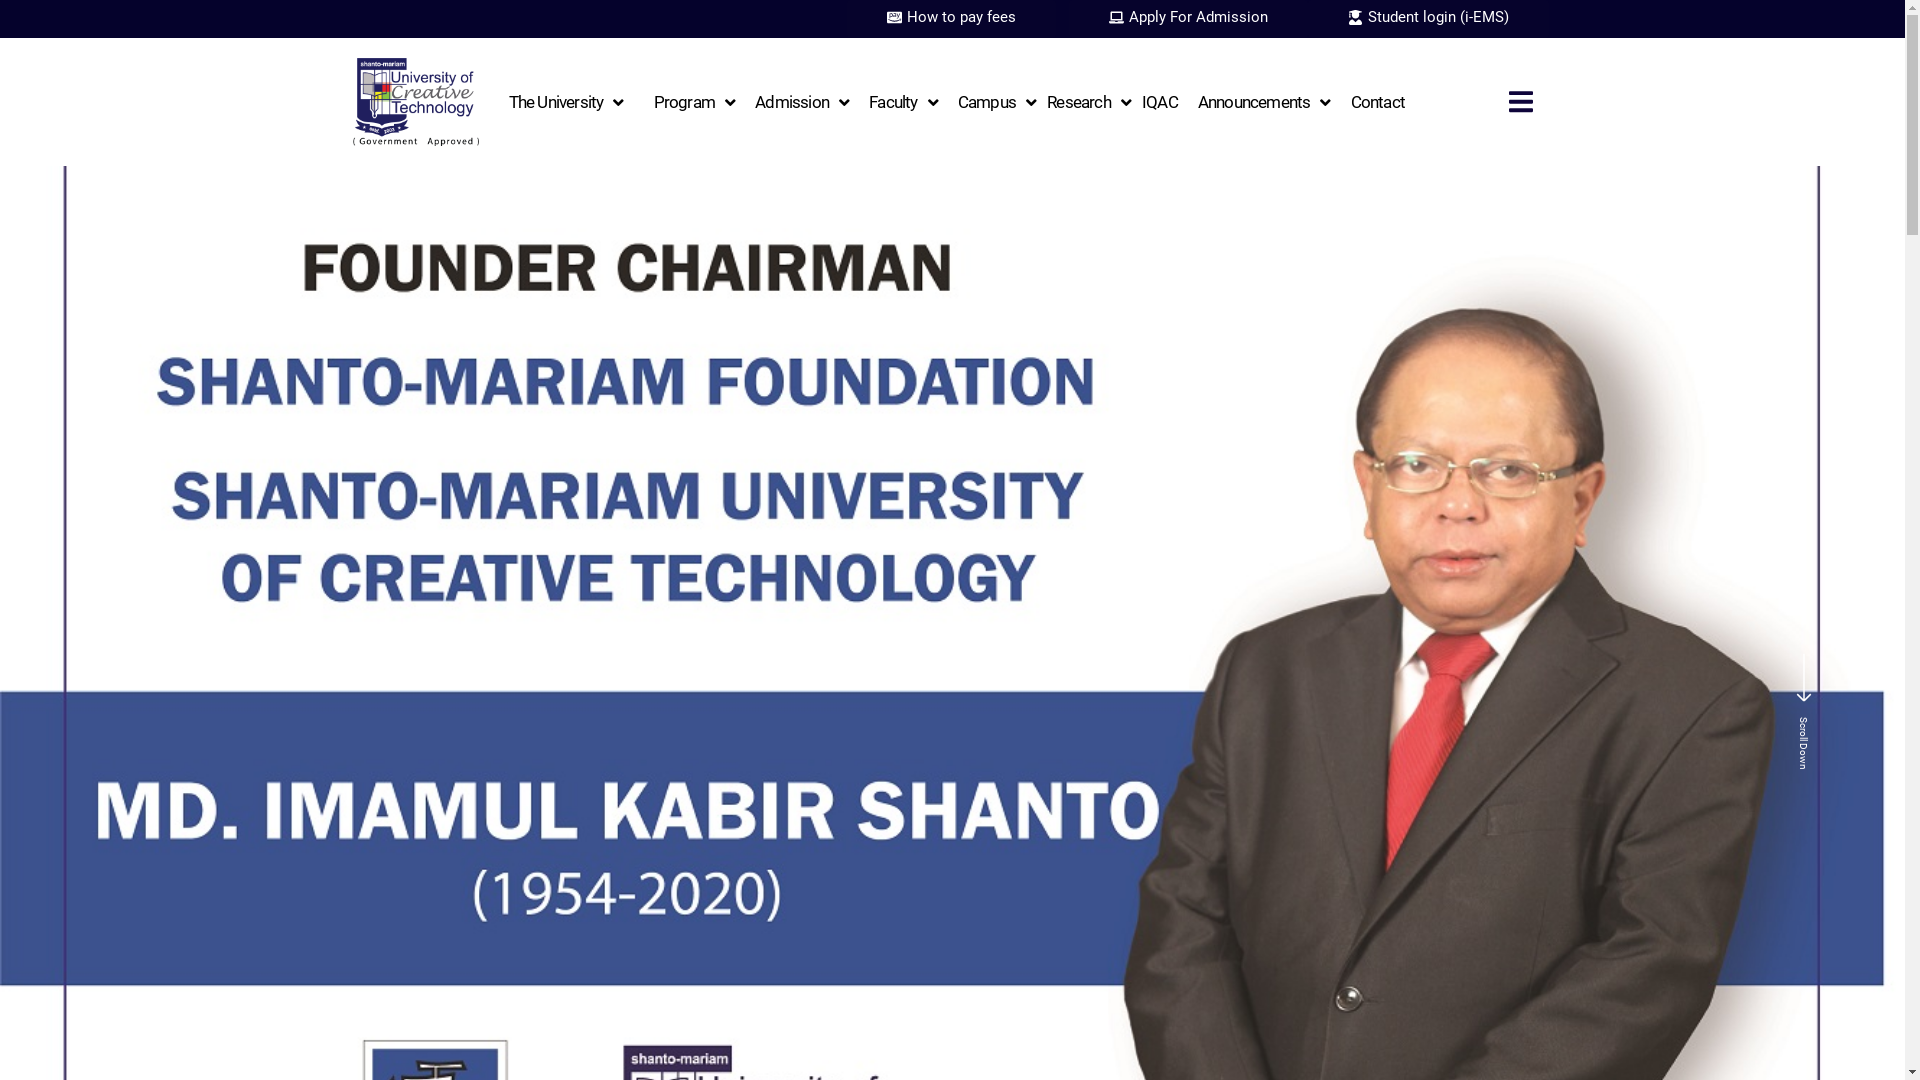 This screenshot has height=1080, width=1920. What do you see at coordinates (801, 101) in the screenshot?
I see `'Admission'` at bounding box center [801, 101].